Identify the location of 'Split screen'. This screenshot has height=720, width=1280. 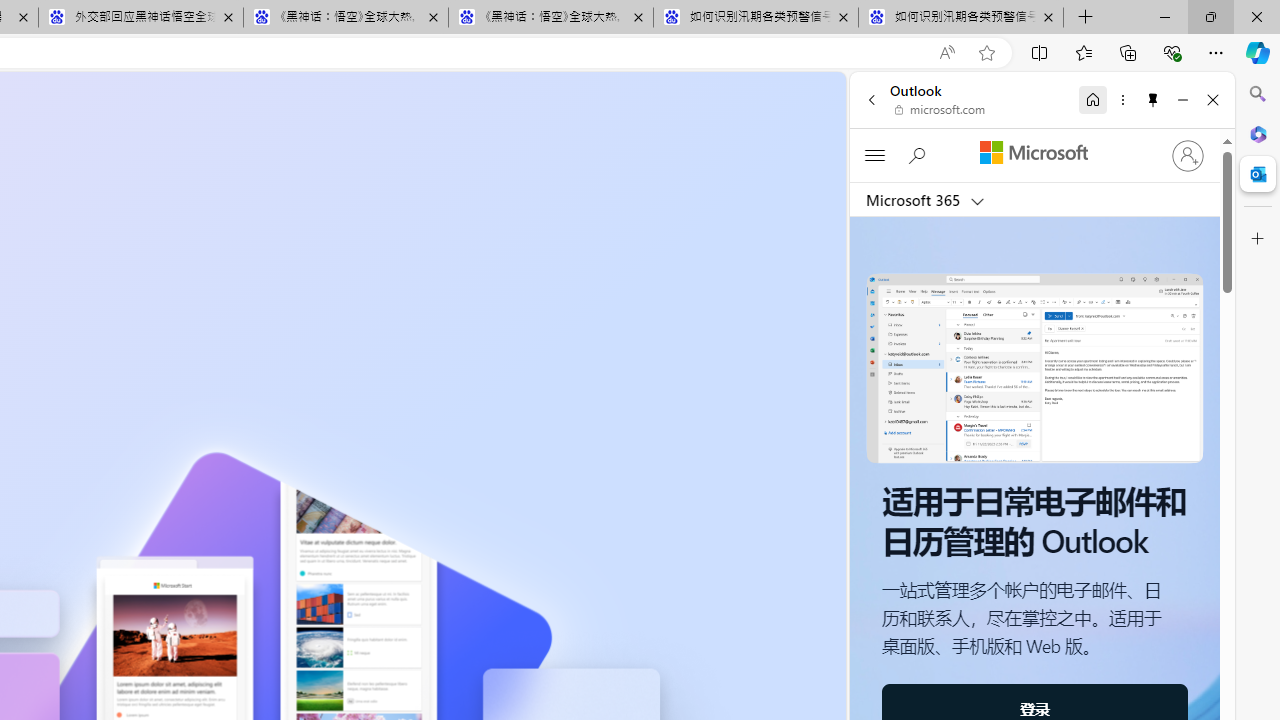
(1040, 51).